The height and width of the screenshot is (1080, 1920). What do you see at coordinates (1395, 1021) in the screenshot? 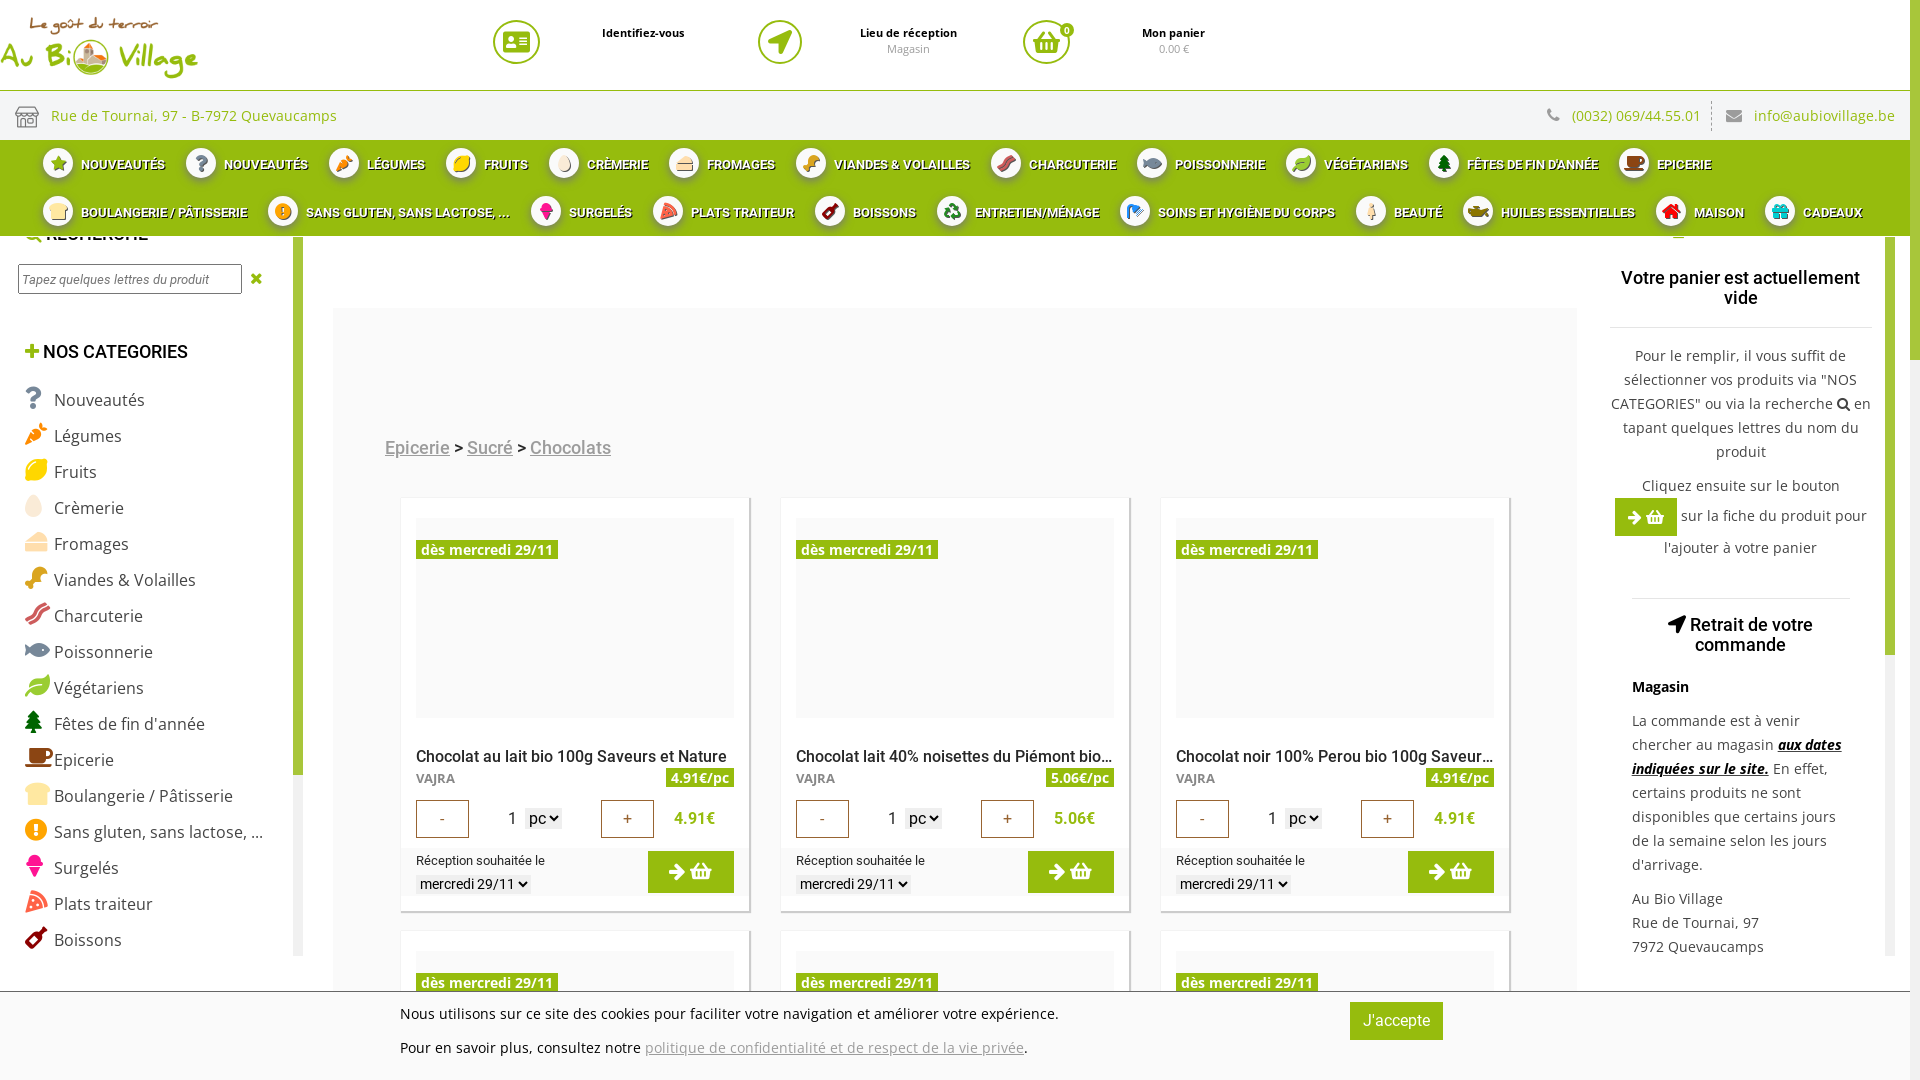
I see `'J'accepte'` at bounding box center [1395, 1021].